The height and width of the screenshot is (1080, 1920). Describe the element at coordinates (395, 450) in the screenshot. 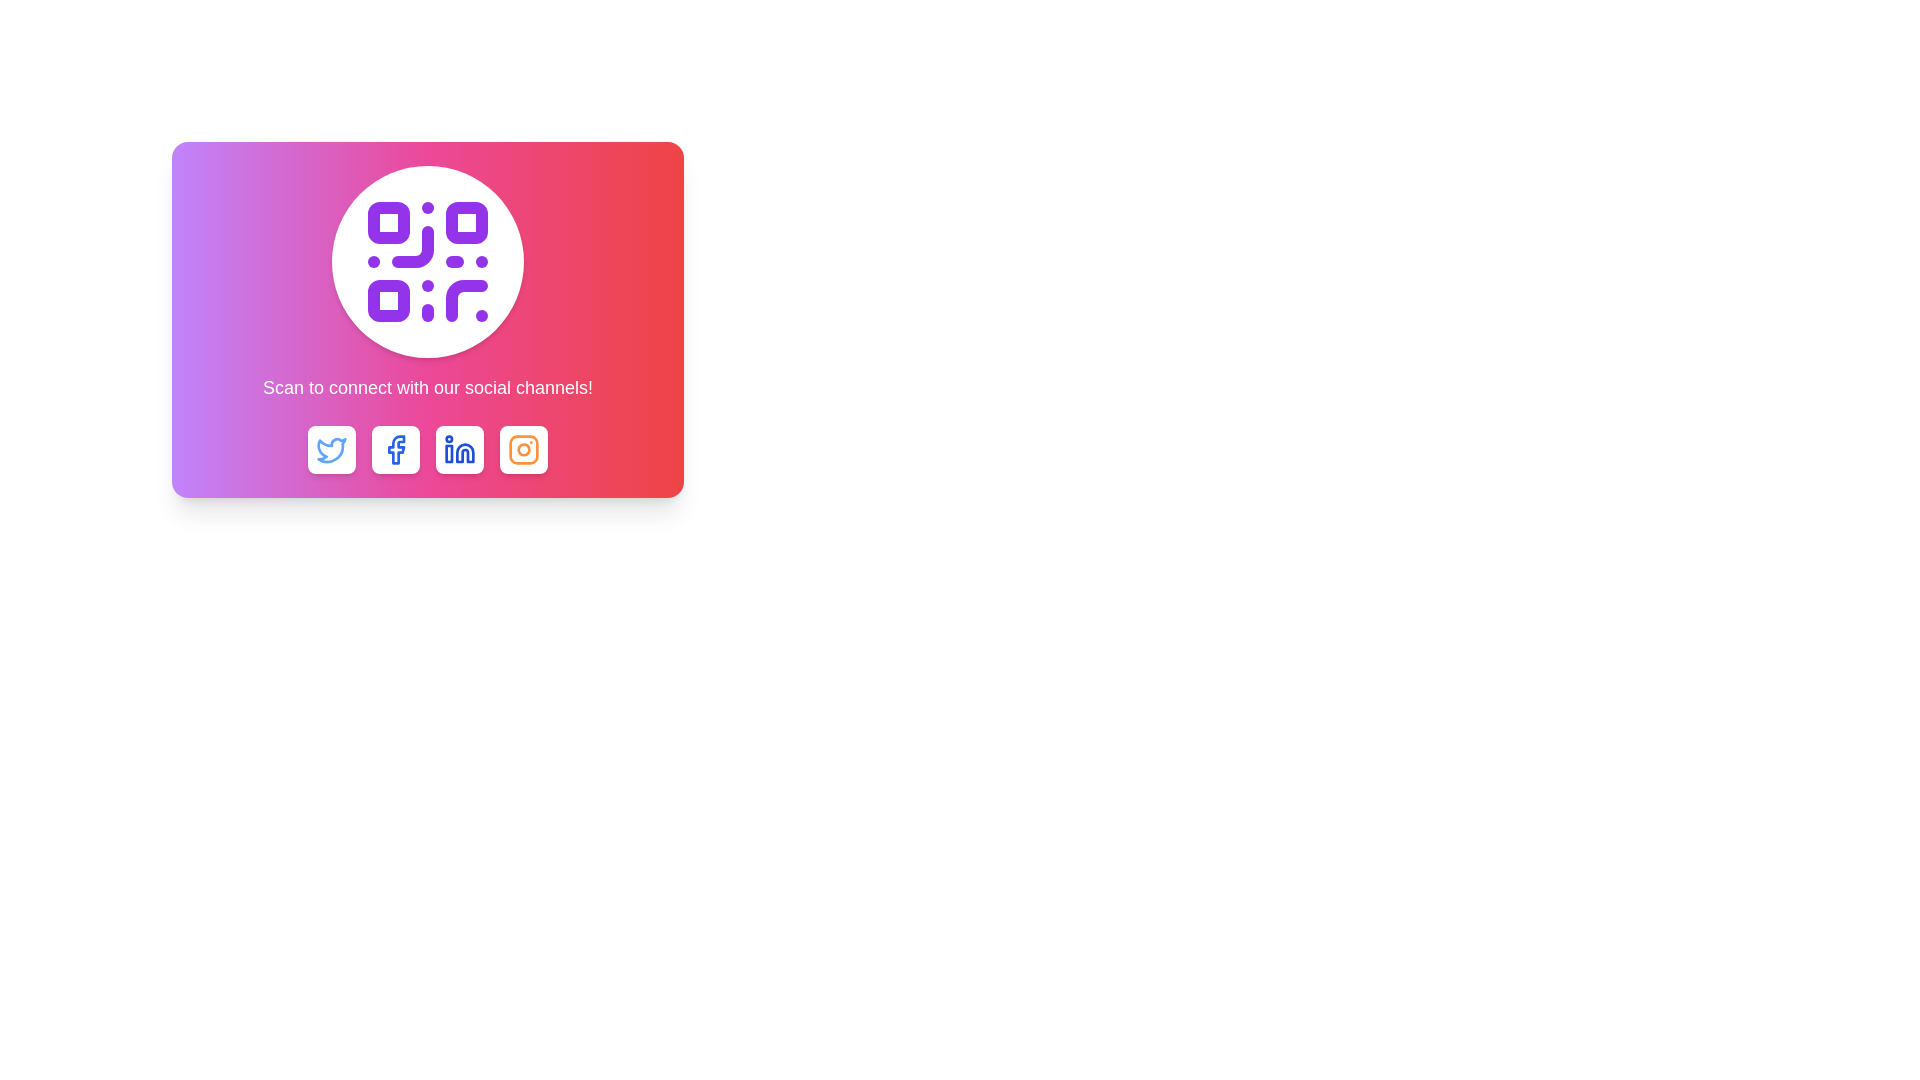

I see `the Facebook action button, which is the second button in a horizontal row of social media buttons` at that location.